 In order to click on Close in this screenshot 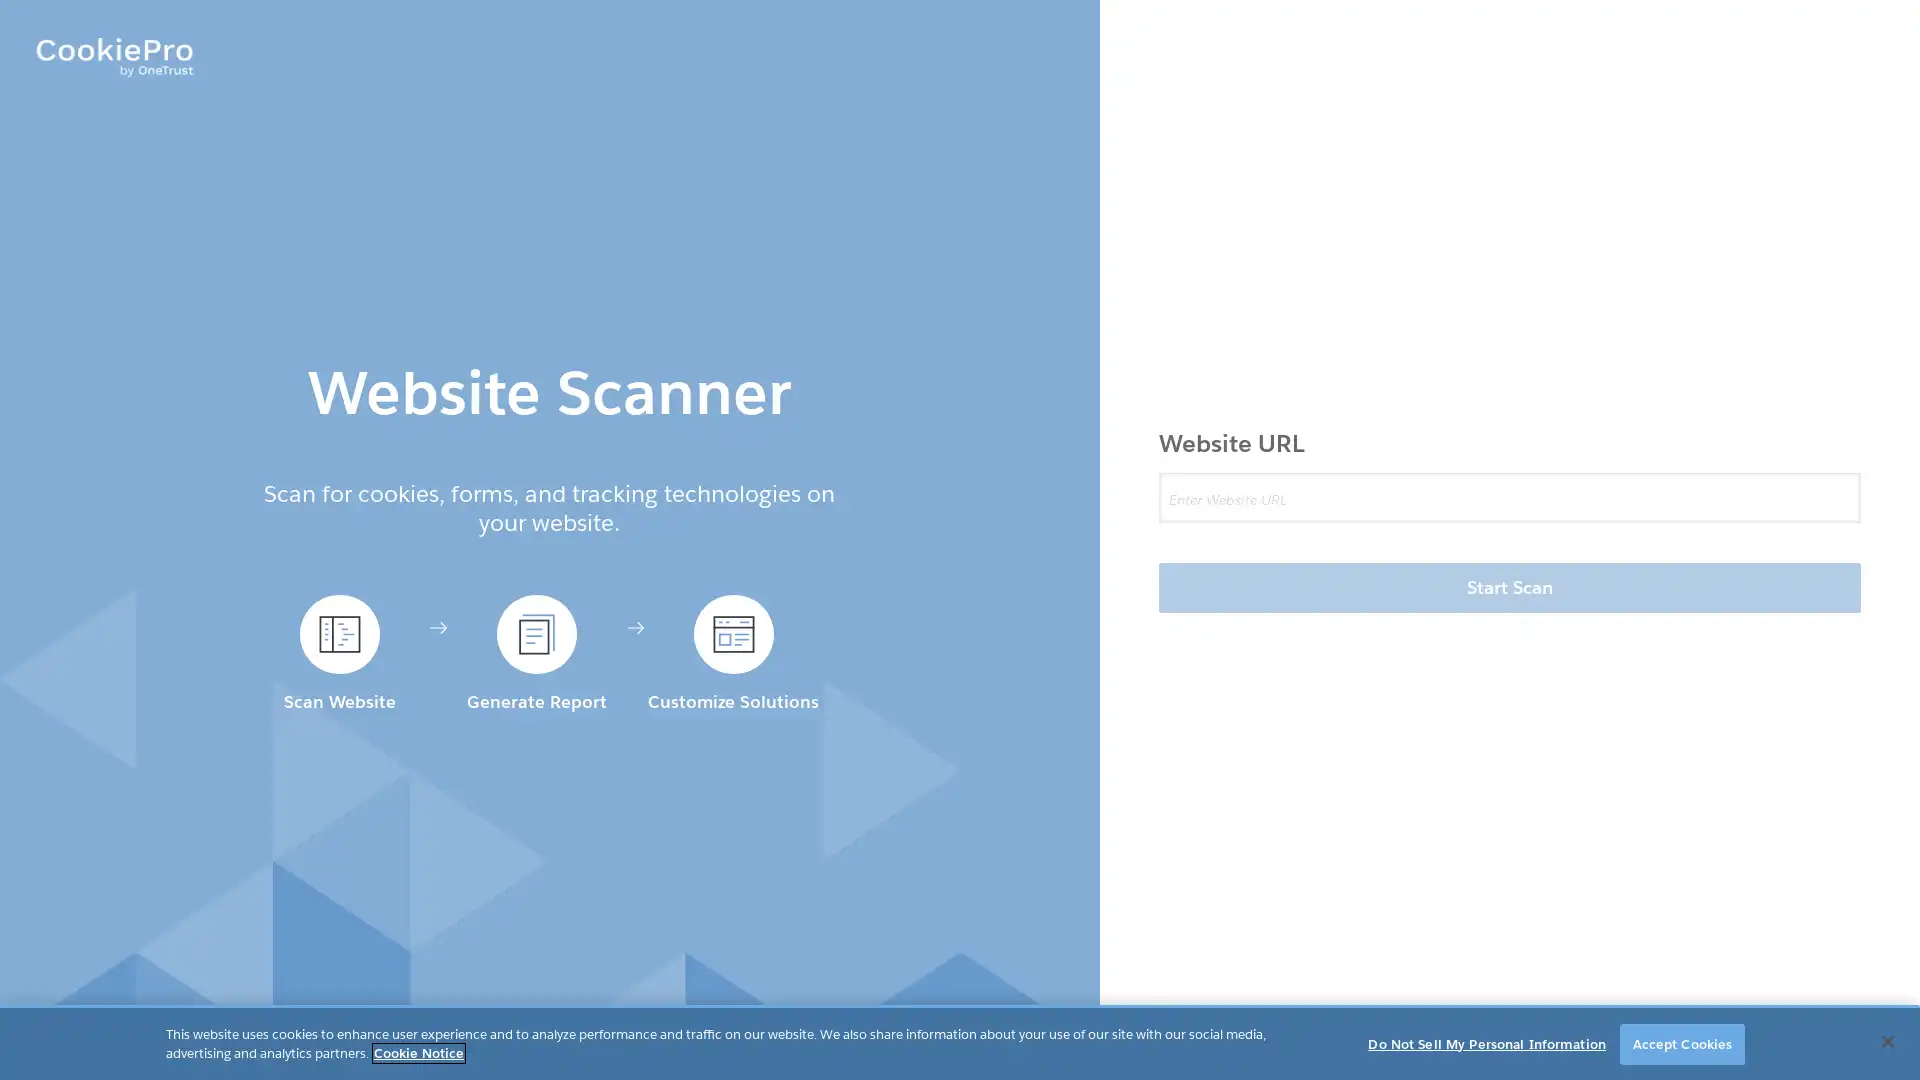, I will do `click(1886, 1040)`.